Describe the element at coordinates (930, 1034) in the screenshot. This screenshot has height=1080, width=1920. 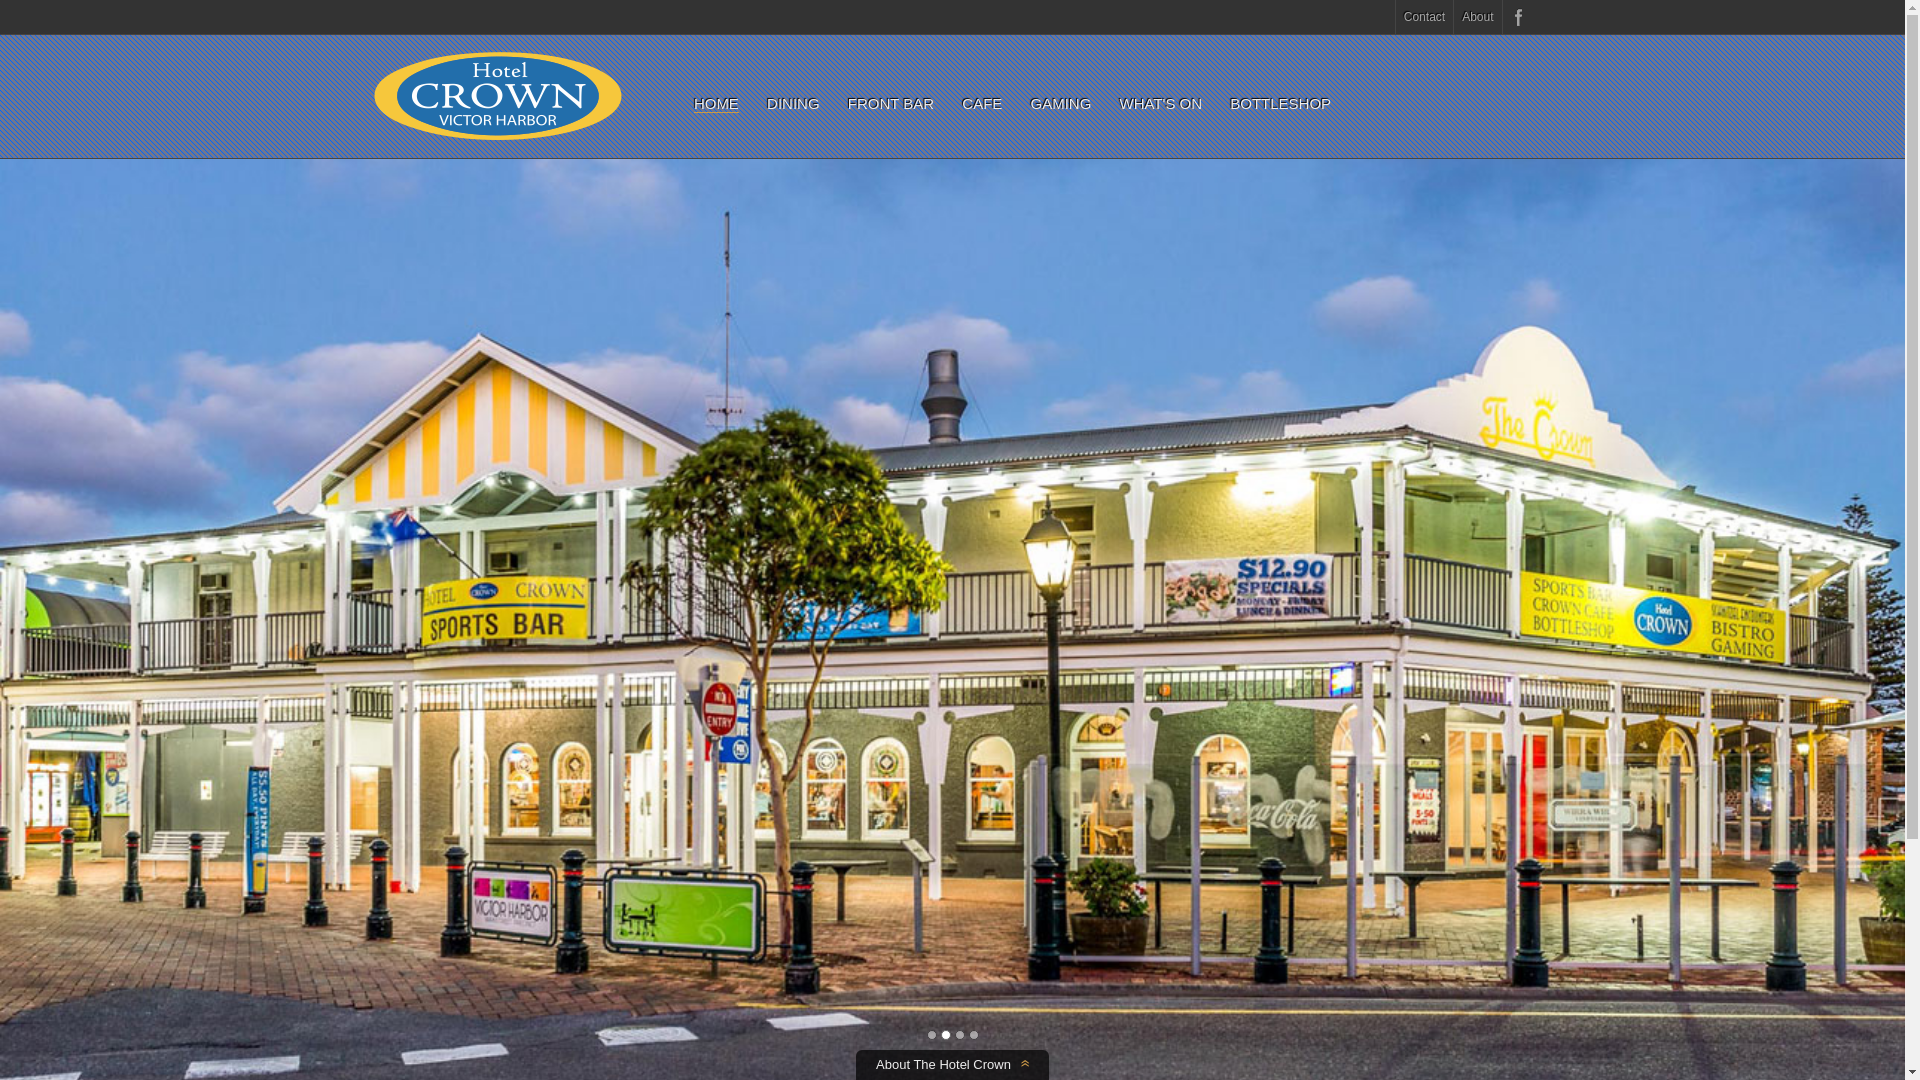
I see `'1'` at that location.